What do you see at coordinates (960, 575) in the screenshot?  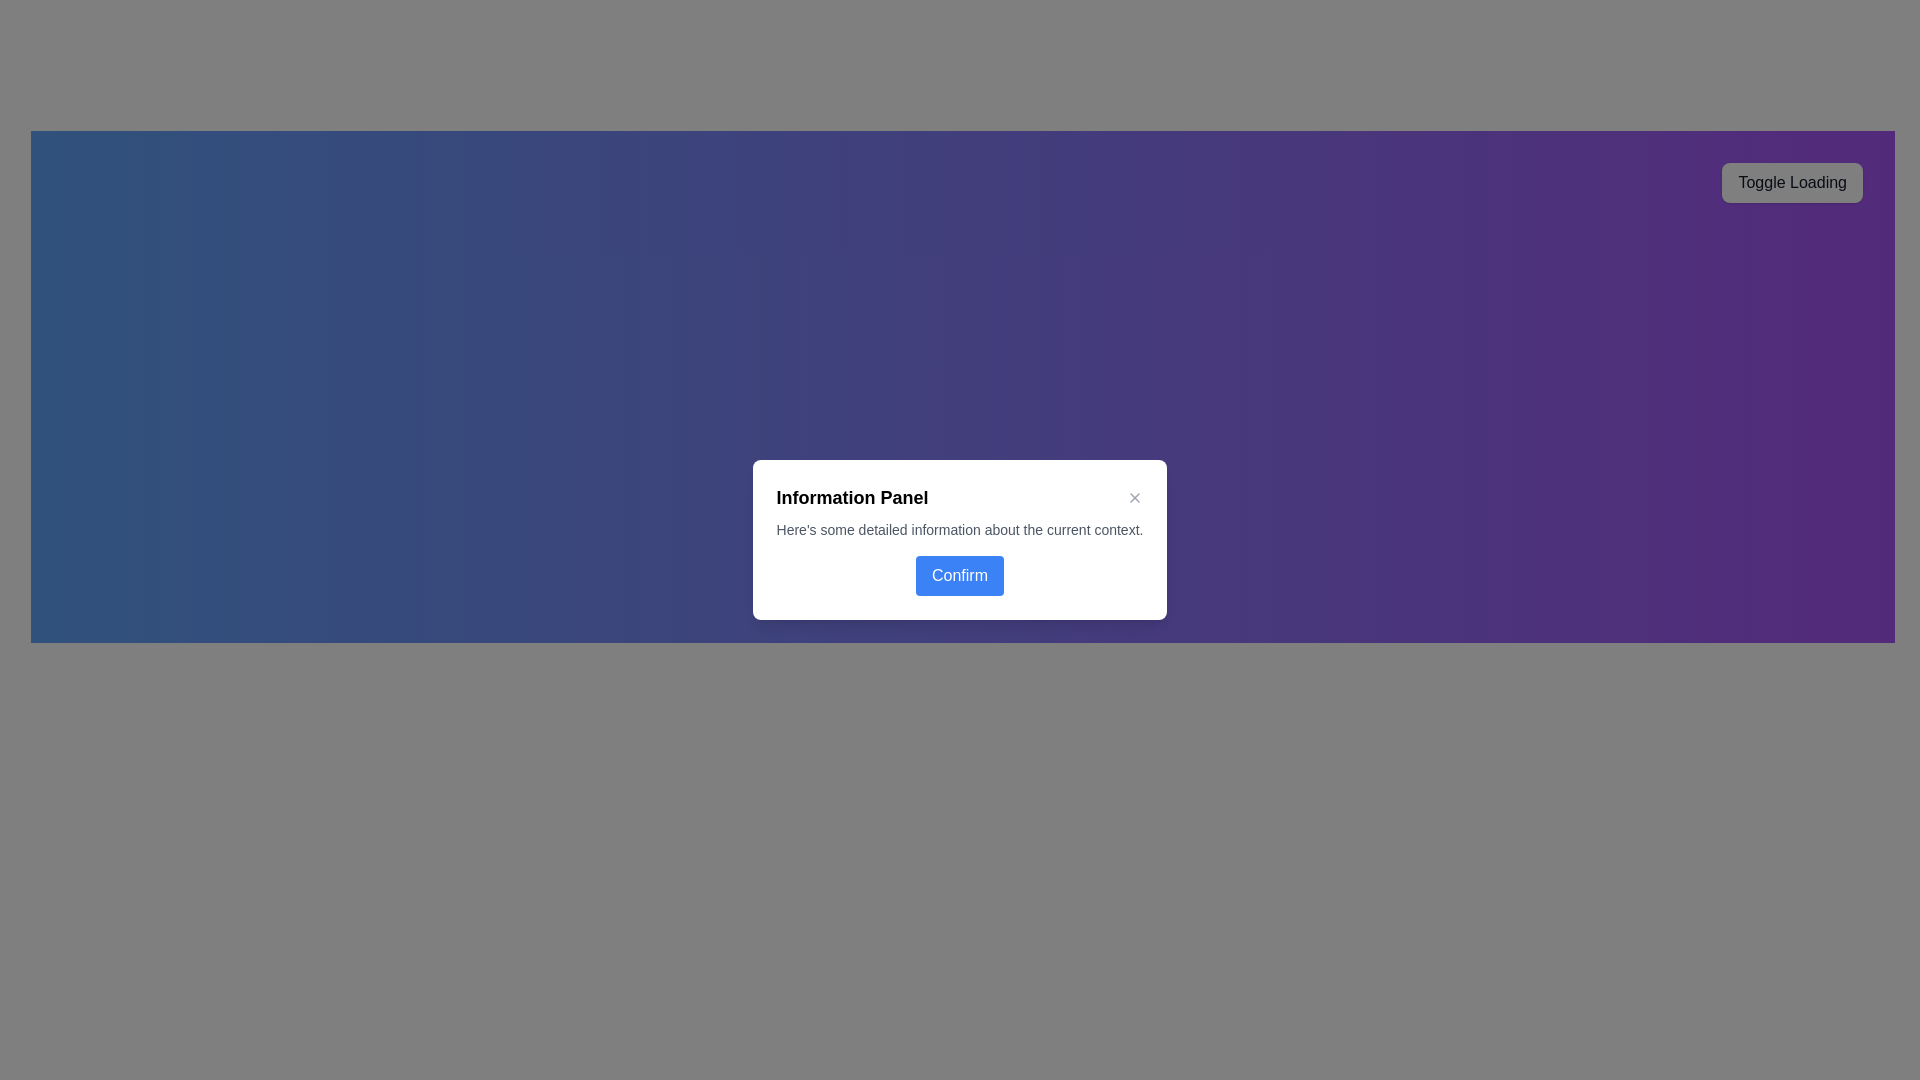 I see `the confirmation button located at the bottom of the white dialog box titled 'Information Panel'` at bounding box center [960, 575].